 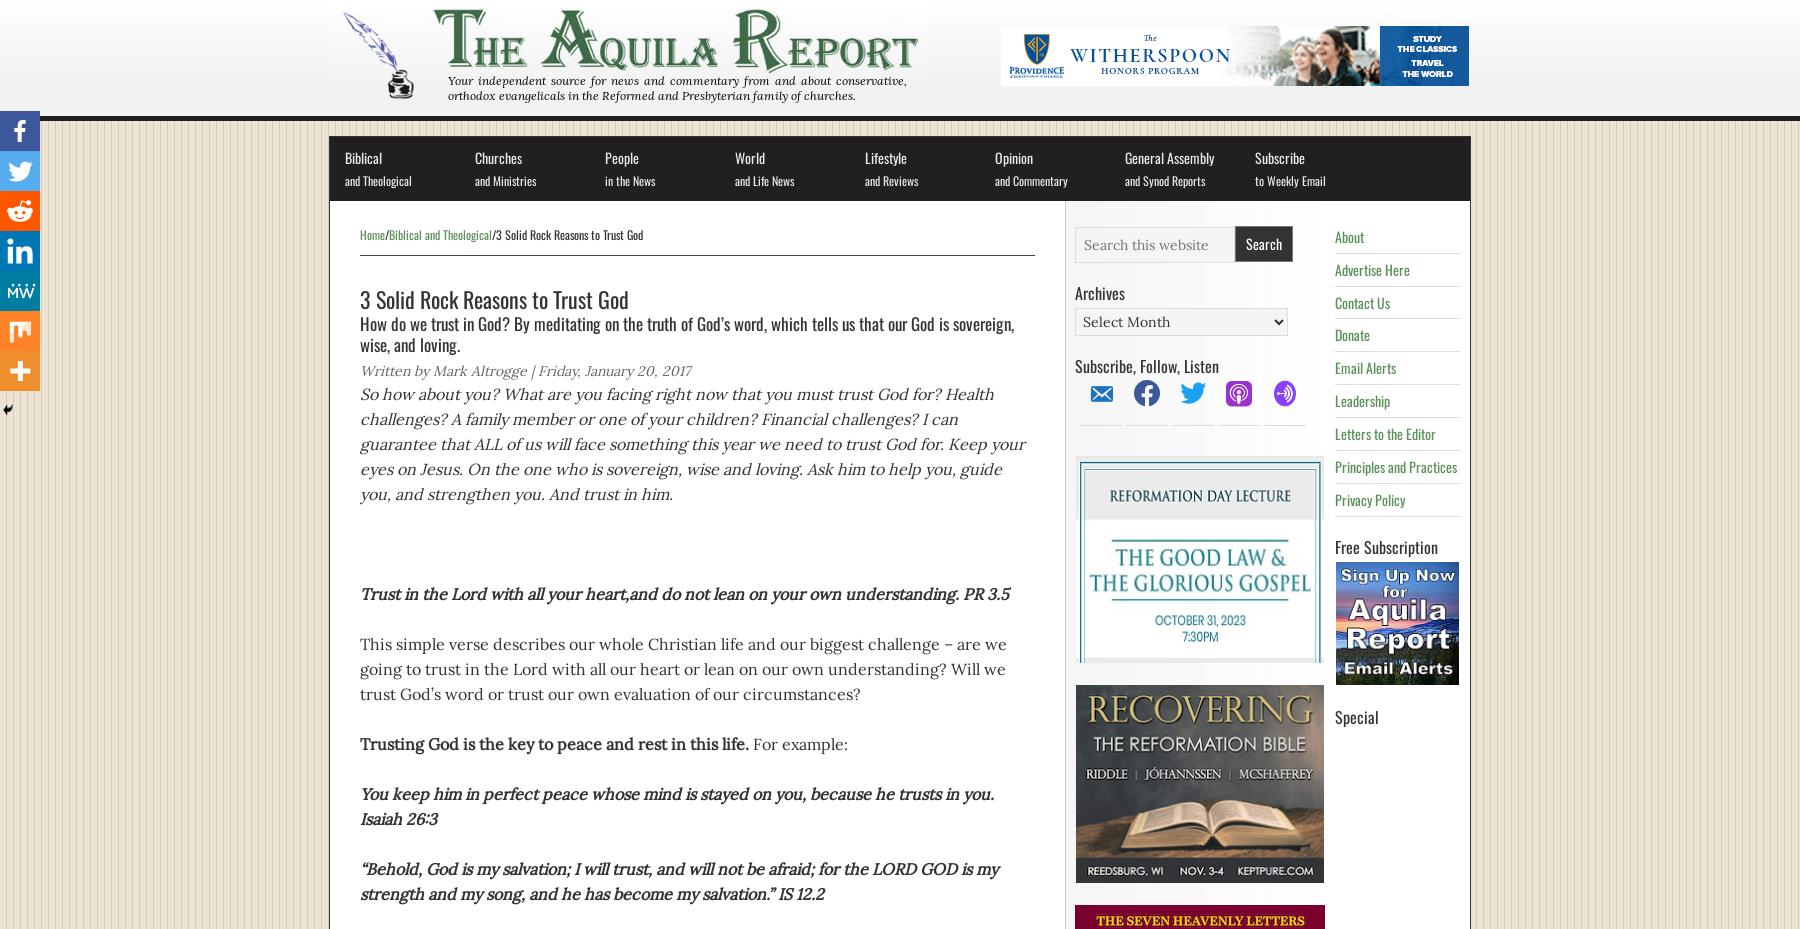 I want to click on 'Subscribe', so click(x=1279, y=157).